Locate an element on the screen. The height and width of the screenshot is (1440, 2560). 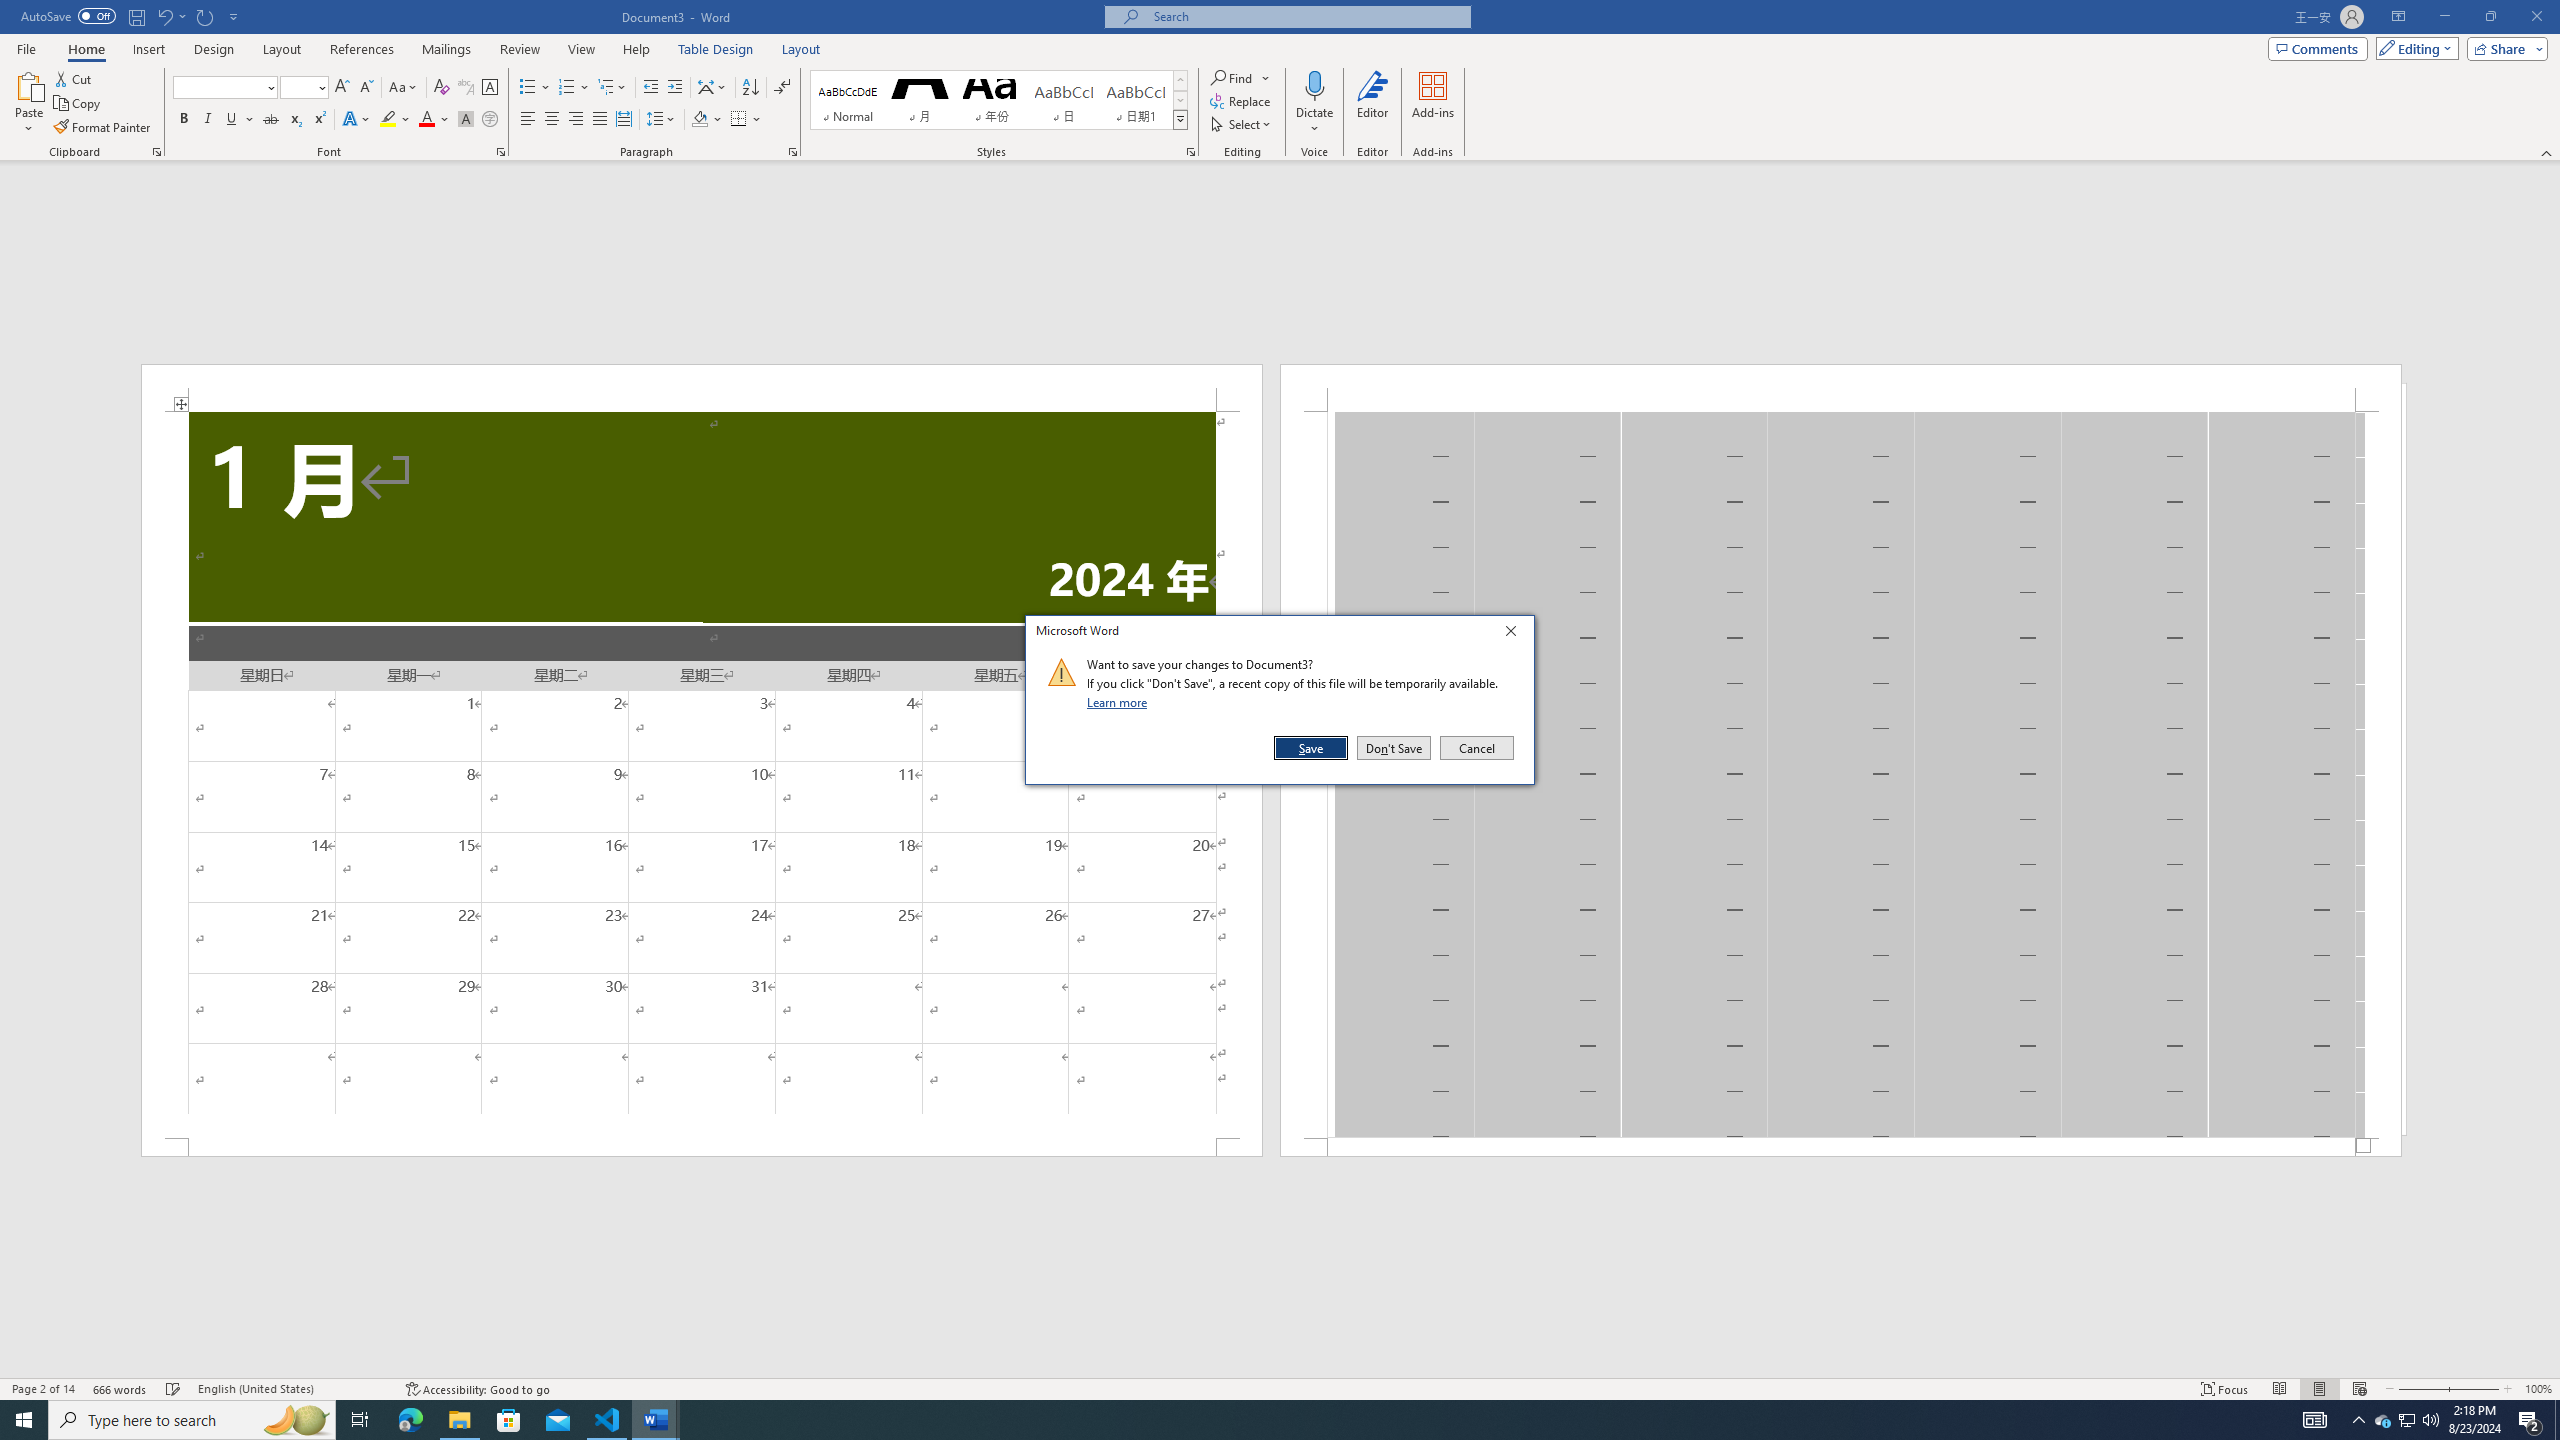
'Paste' is located at coordinates (28, 103).